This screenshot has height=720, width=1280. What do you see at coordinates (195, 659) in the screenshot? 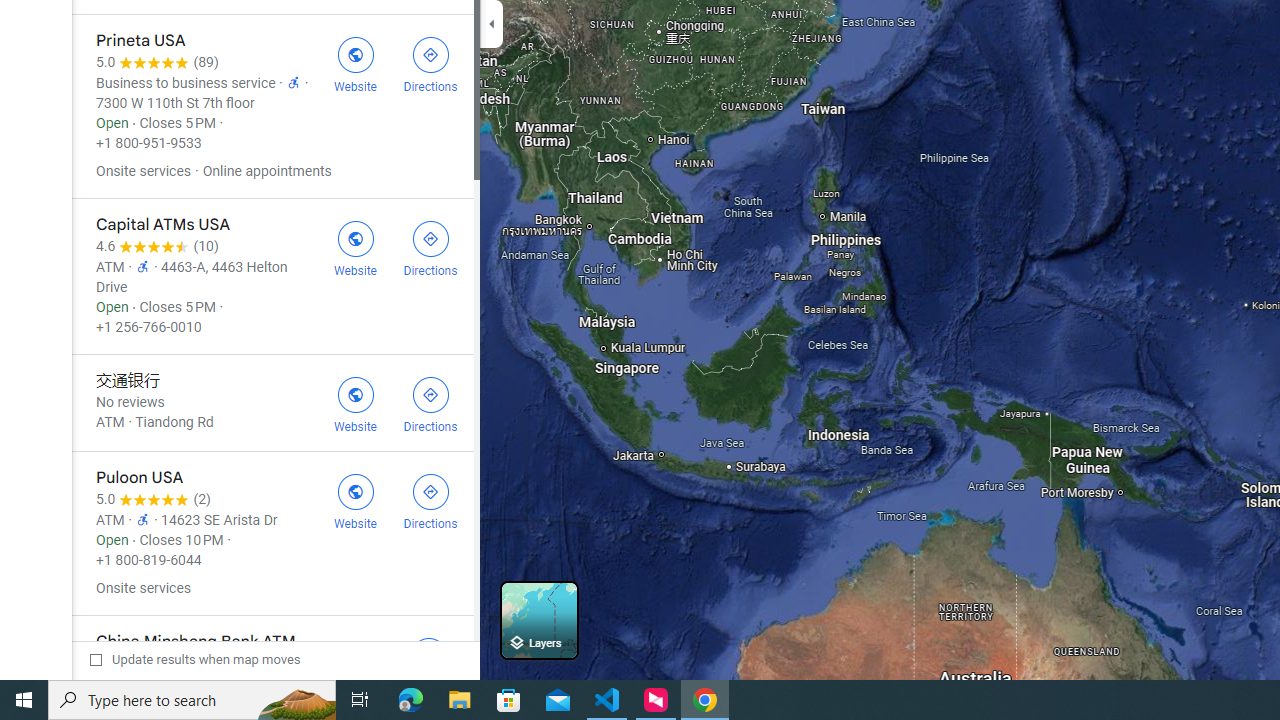
I see `'Update results when map moves'` at bounding box center [195, 659].